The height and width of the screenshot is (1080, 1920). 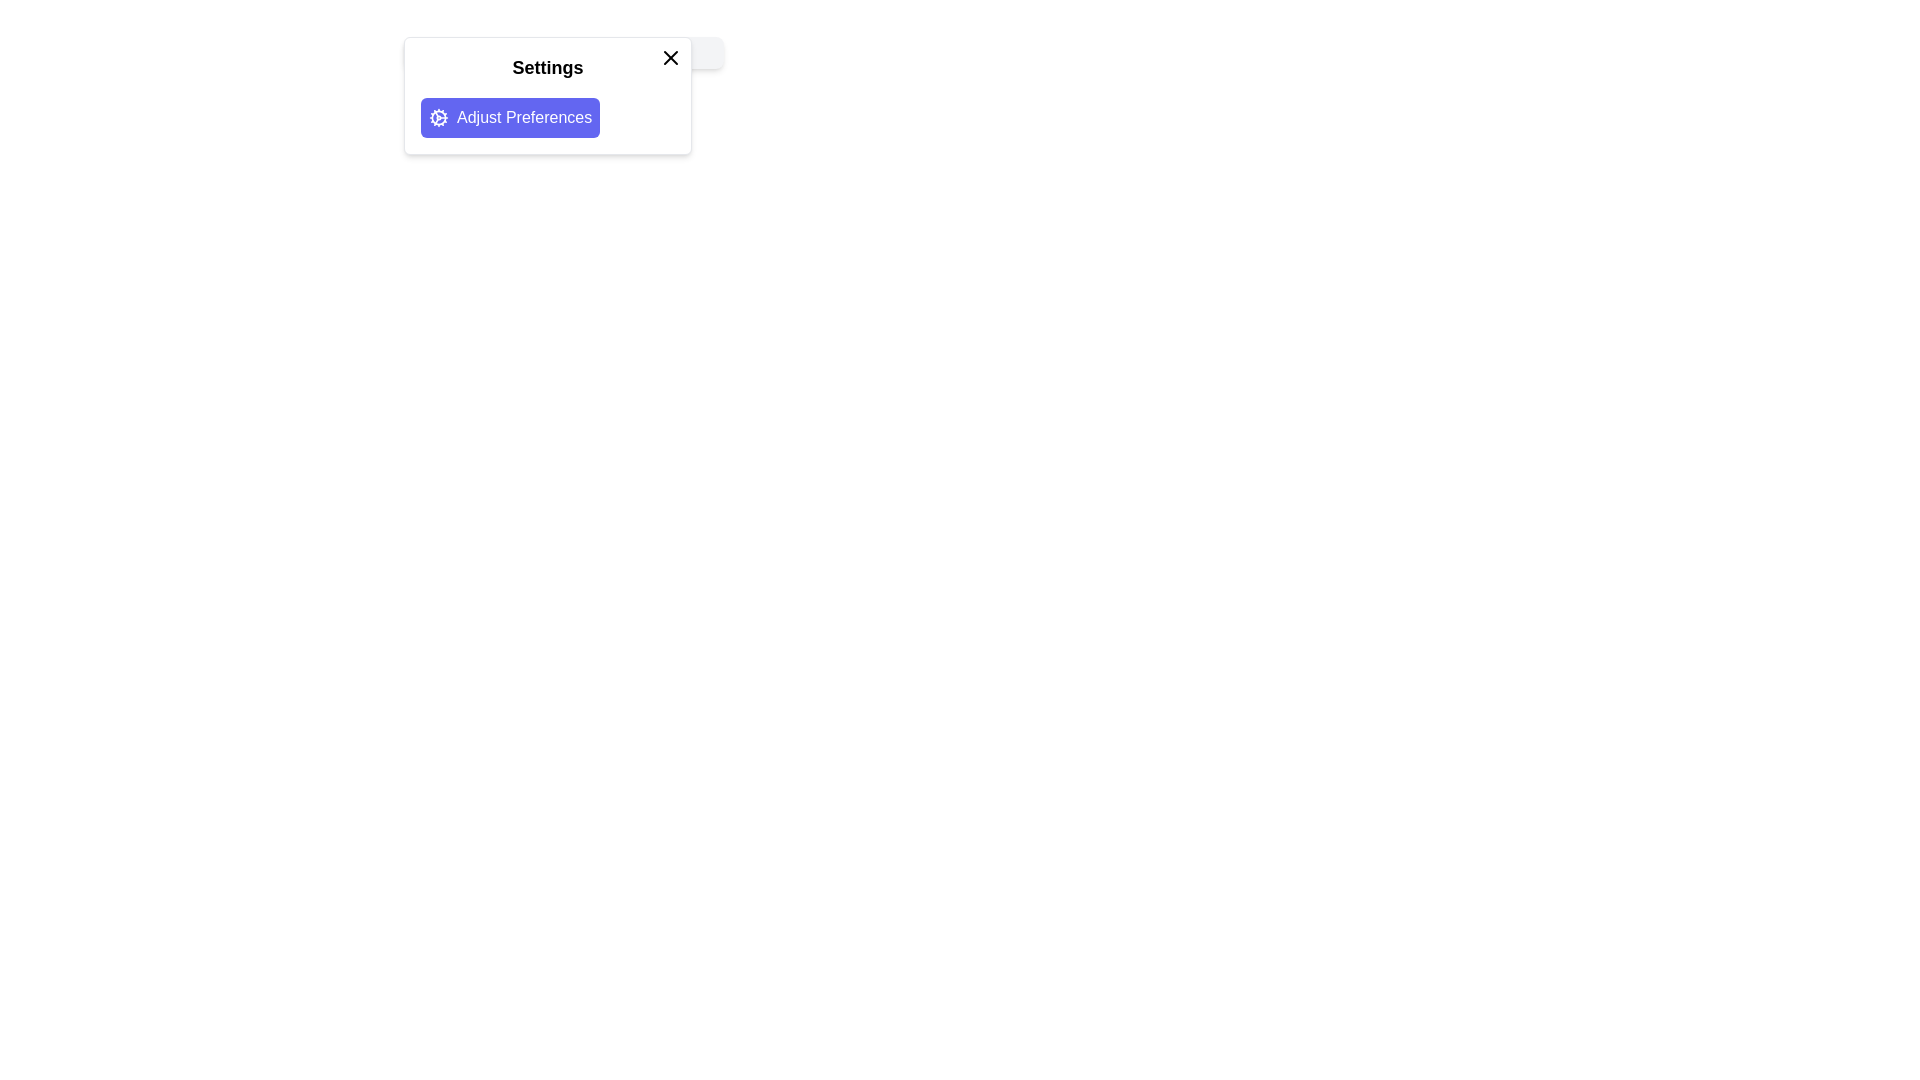 I want to click on the settings cog icon located in the top right panel, near the 'Settings' menu title, so click(x=437, y=118).